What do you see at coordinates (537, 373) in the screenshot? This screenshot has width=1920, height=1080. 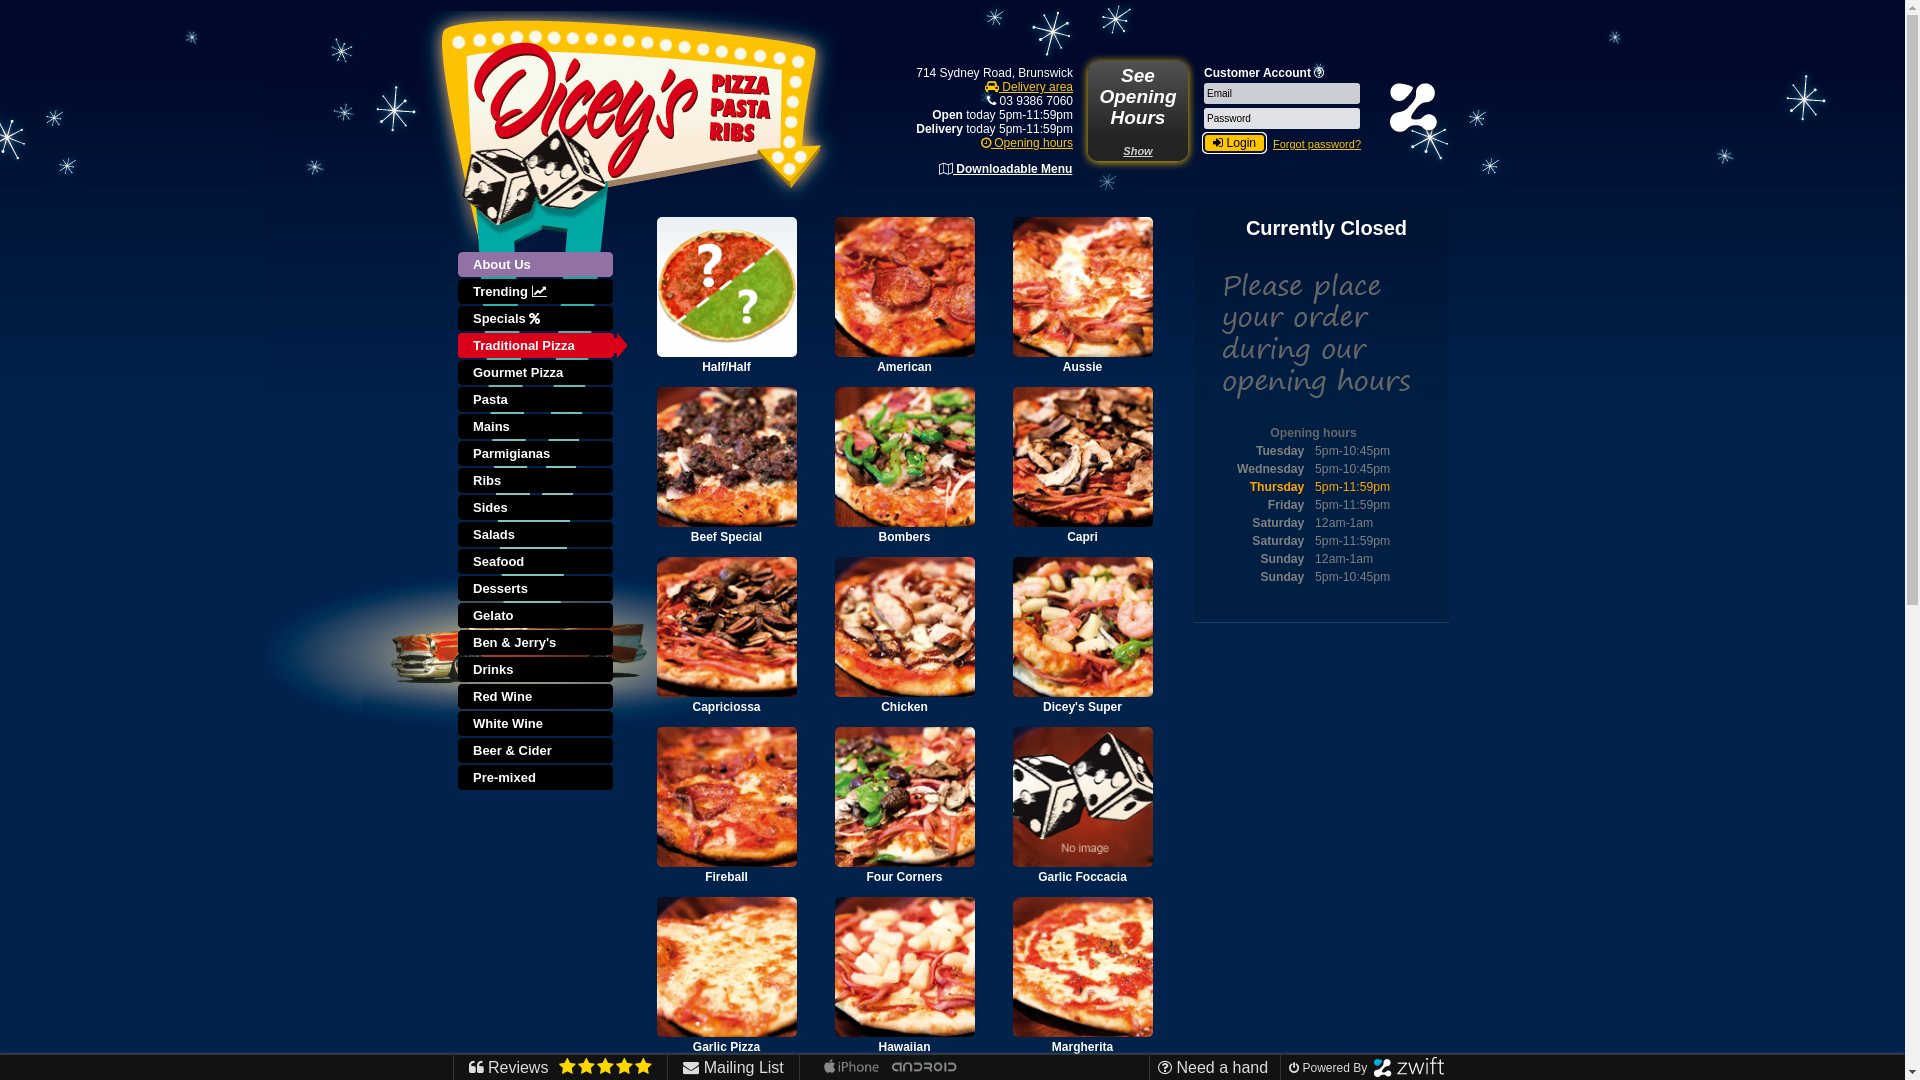 I see `'Gourmet Pizza'` at bounding box center [537, 373].